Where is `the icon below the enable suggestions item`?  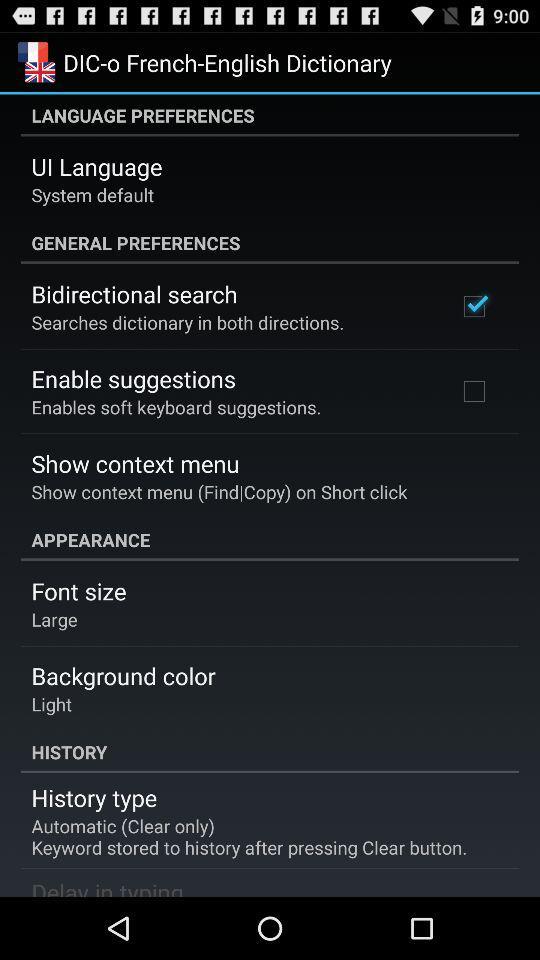 the icon below the enable suggestions item is located at coordinates (176, 406).